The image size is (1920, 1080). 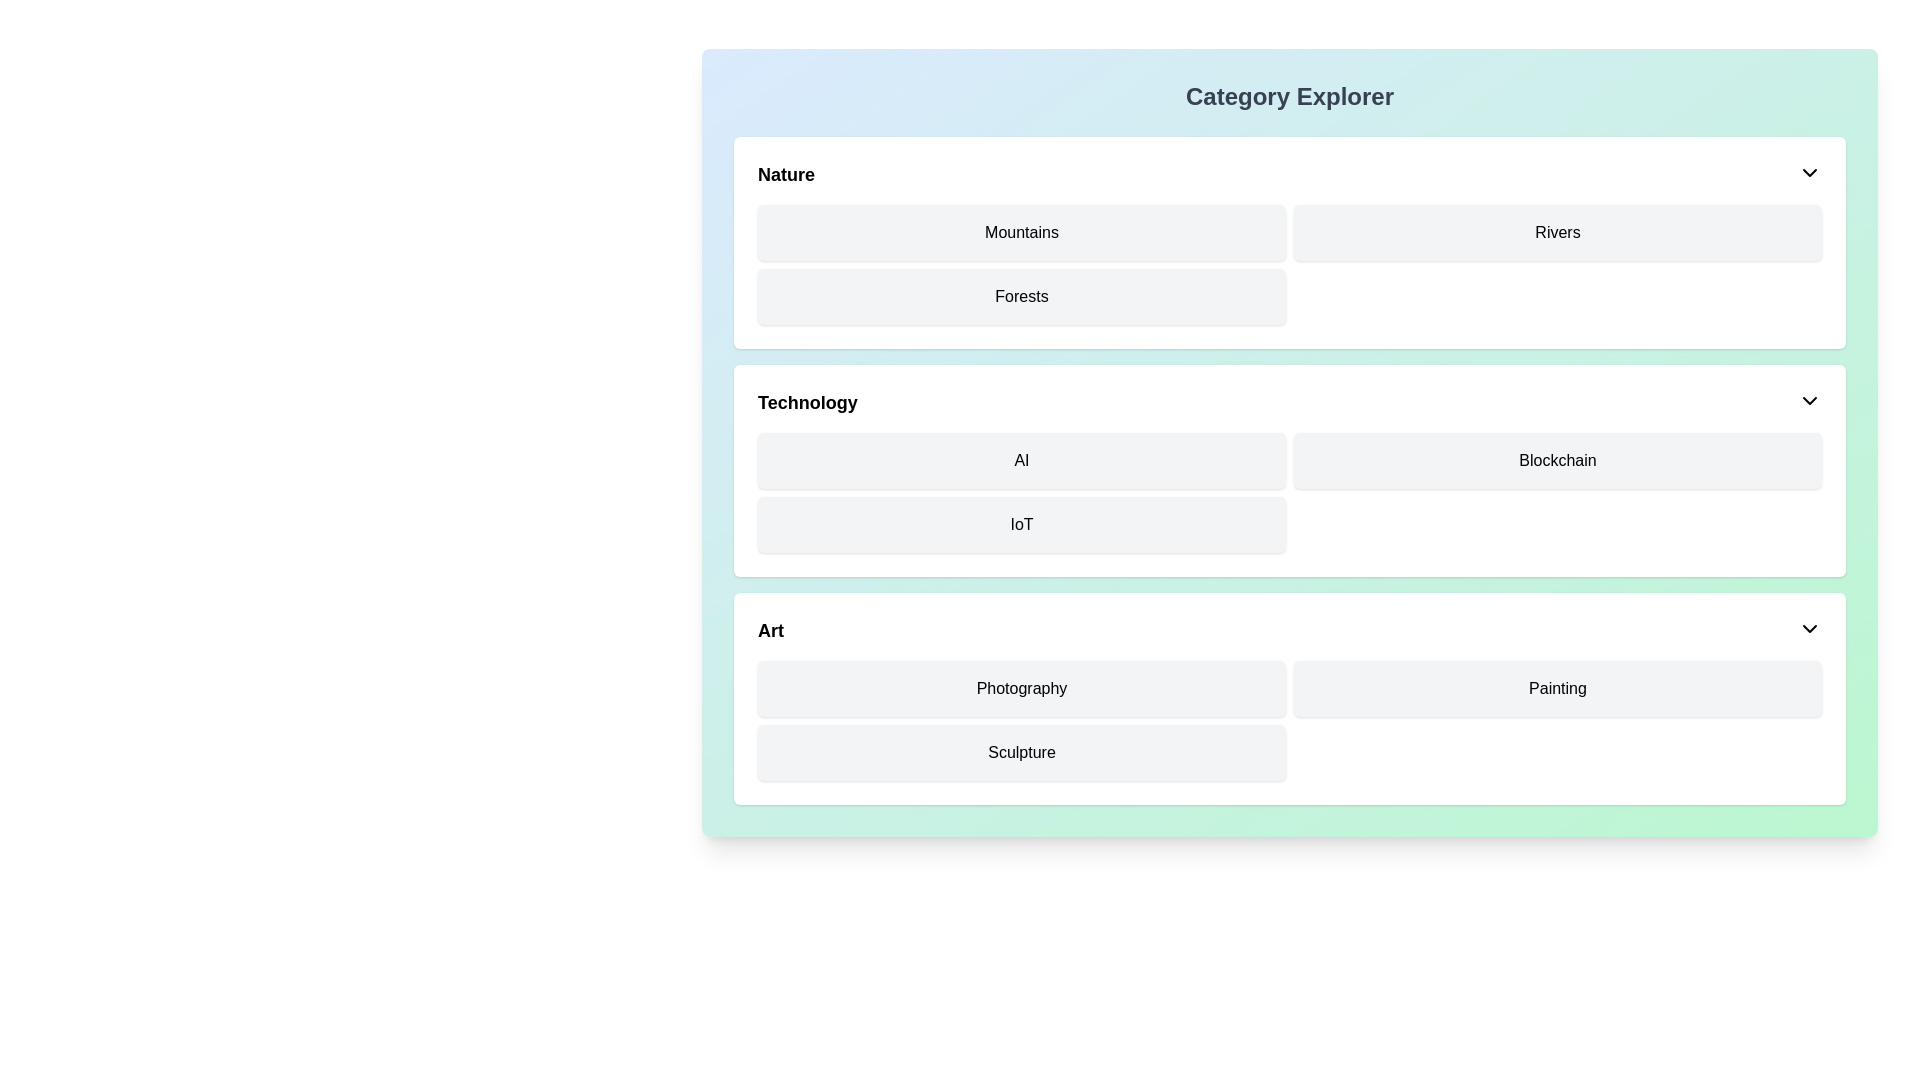 I want to click on the chevron-shaped downward arrow icon located at the top-right corner of the 'Nature' header section, adjacent to the title text 'Nature', so click(x=1809, y=172).